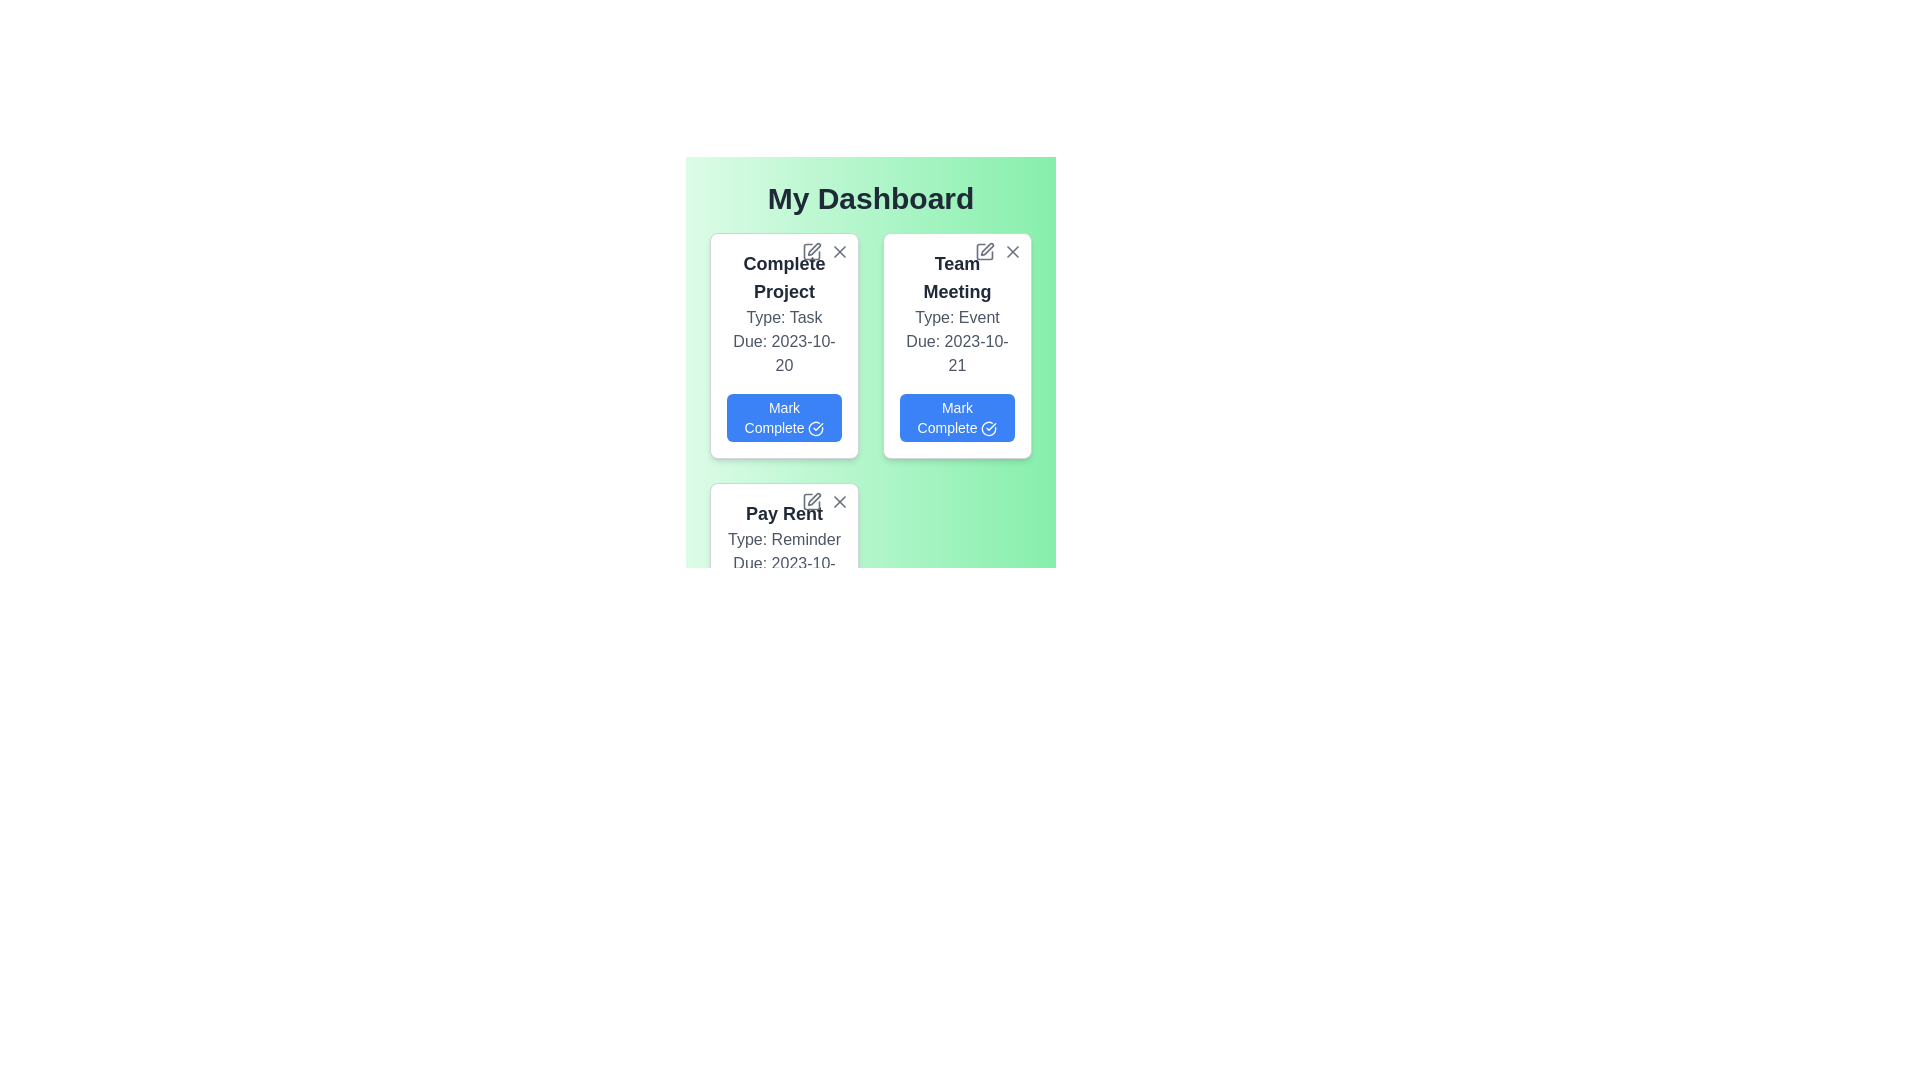  Describe the element at coordinates (984, 250) in the screenshot. I see `the edit icon located in the top-right corner of the 'Team Meeting' card to change its color` at that location.